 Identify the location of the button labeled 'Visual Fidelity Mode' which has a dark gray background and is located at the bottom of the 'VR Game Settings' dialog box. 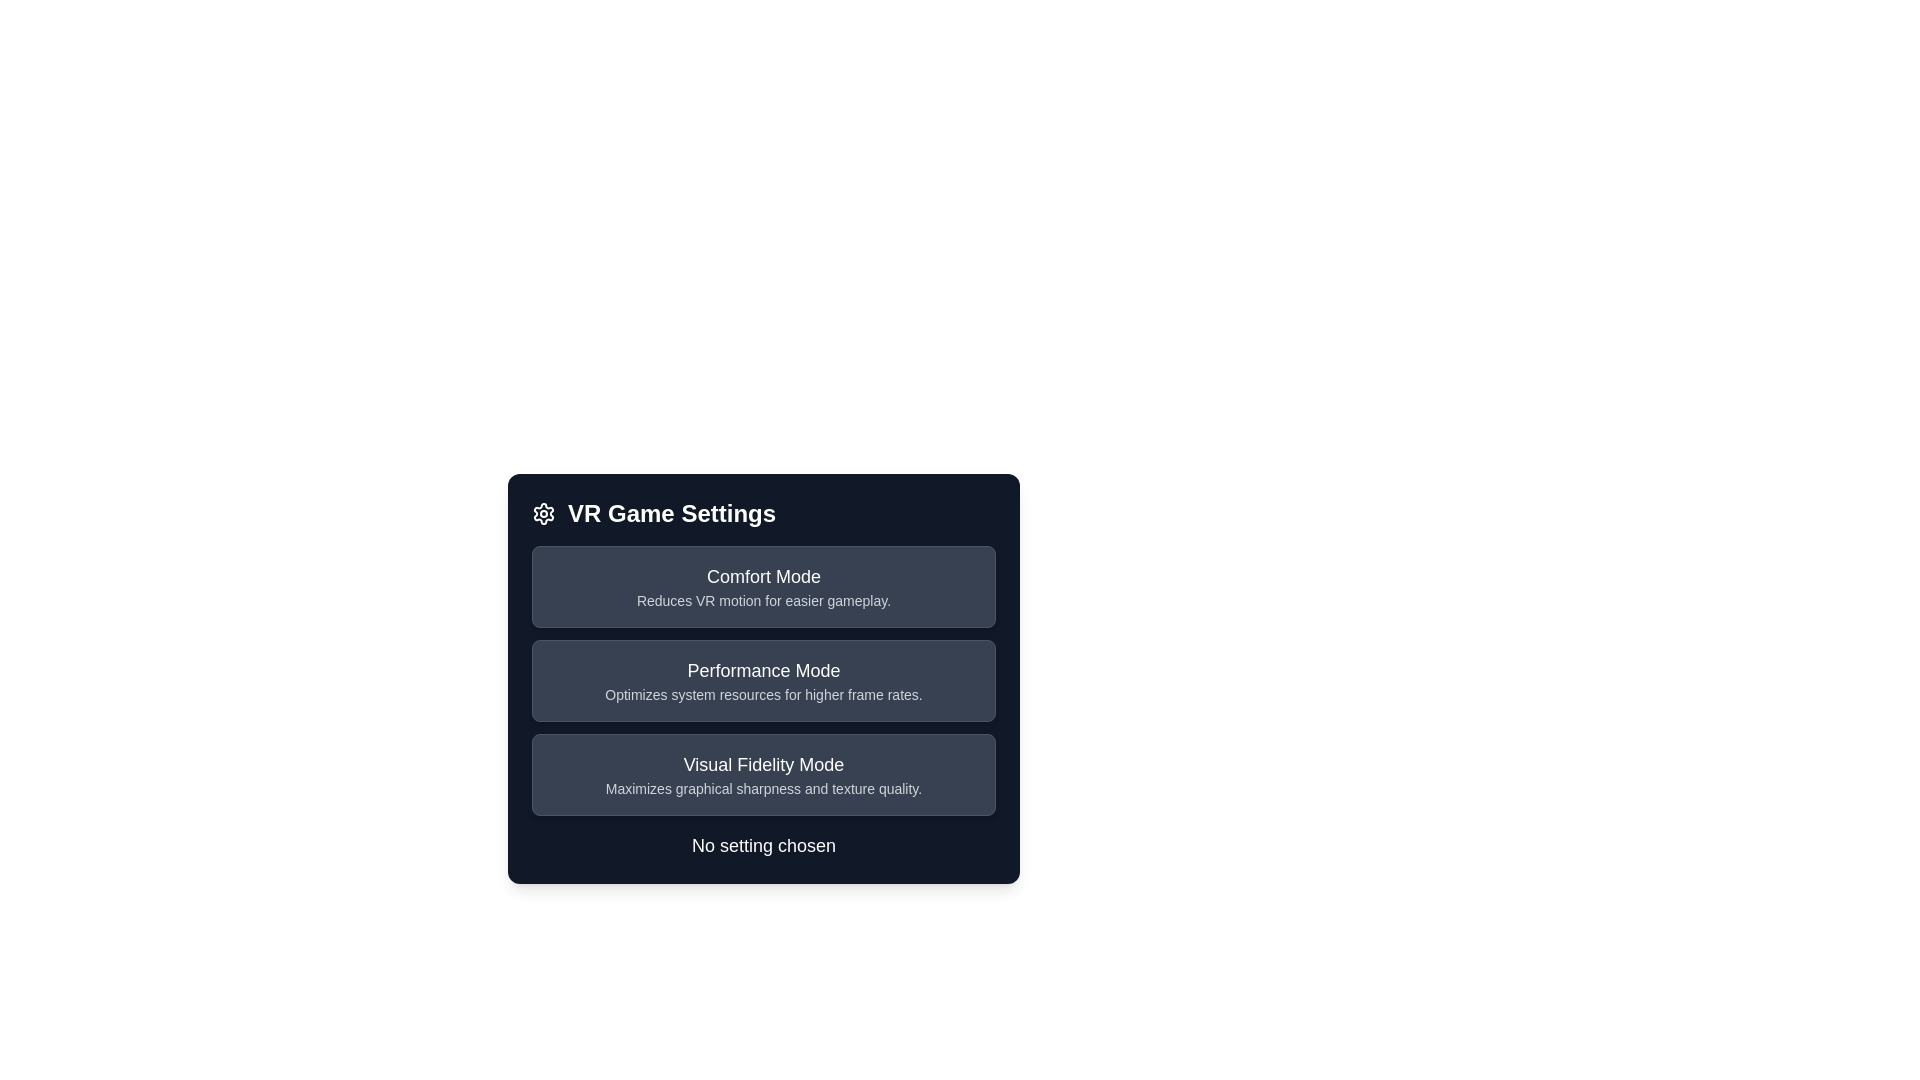
(762, 774).